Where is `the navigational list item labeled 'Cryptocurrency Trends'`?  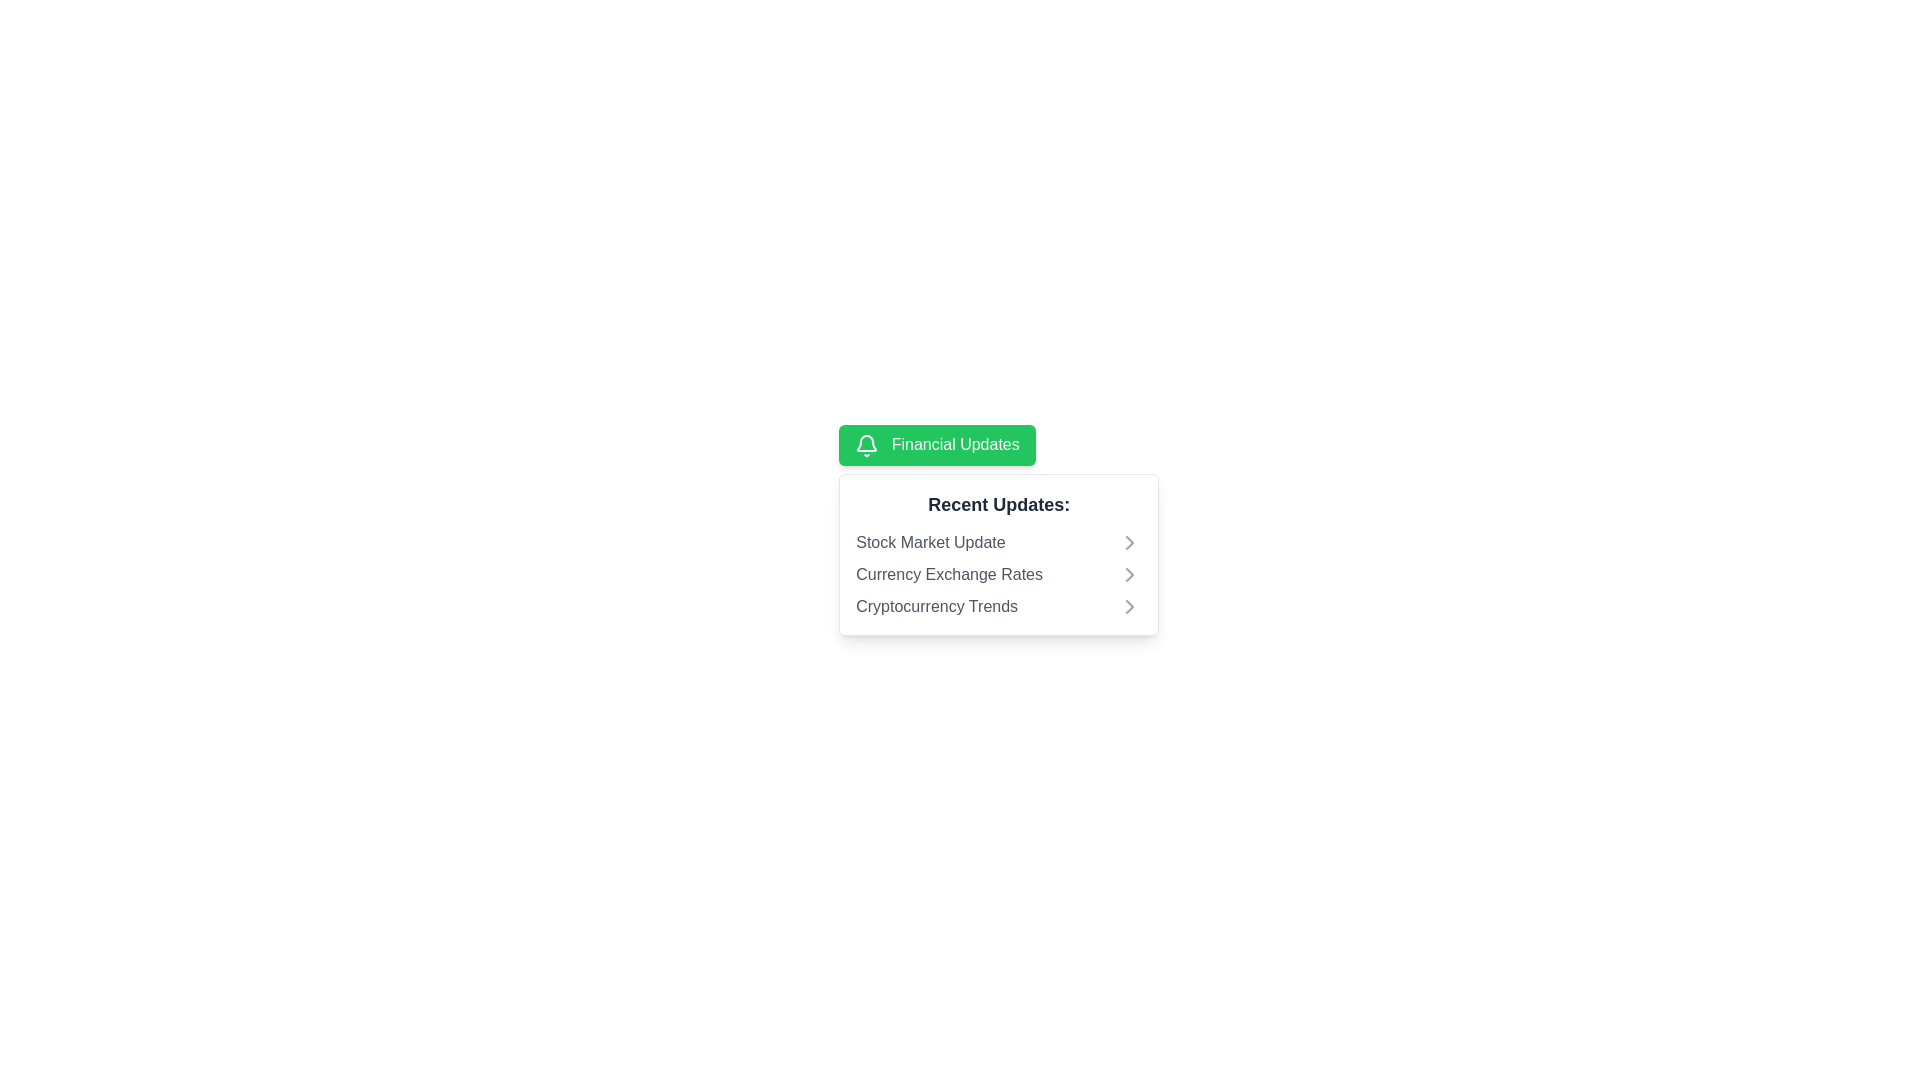
the navigational list item labeled 'Cryptocurrency Trends' is located at coordinates (999, 605).